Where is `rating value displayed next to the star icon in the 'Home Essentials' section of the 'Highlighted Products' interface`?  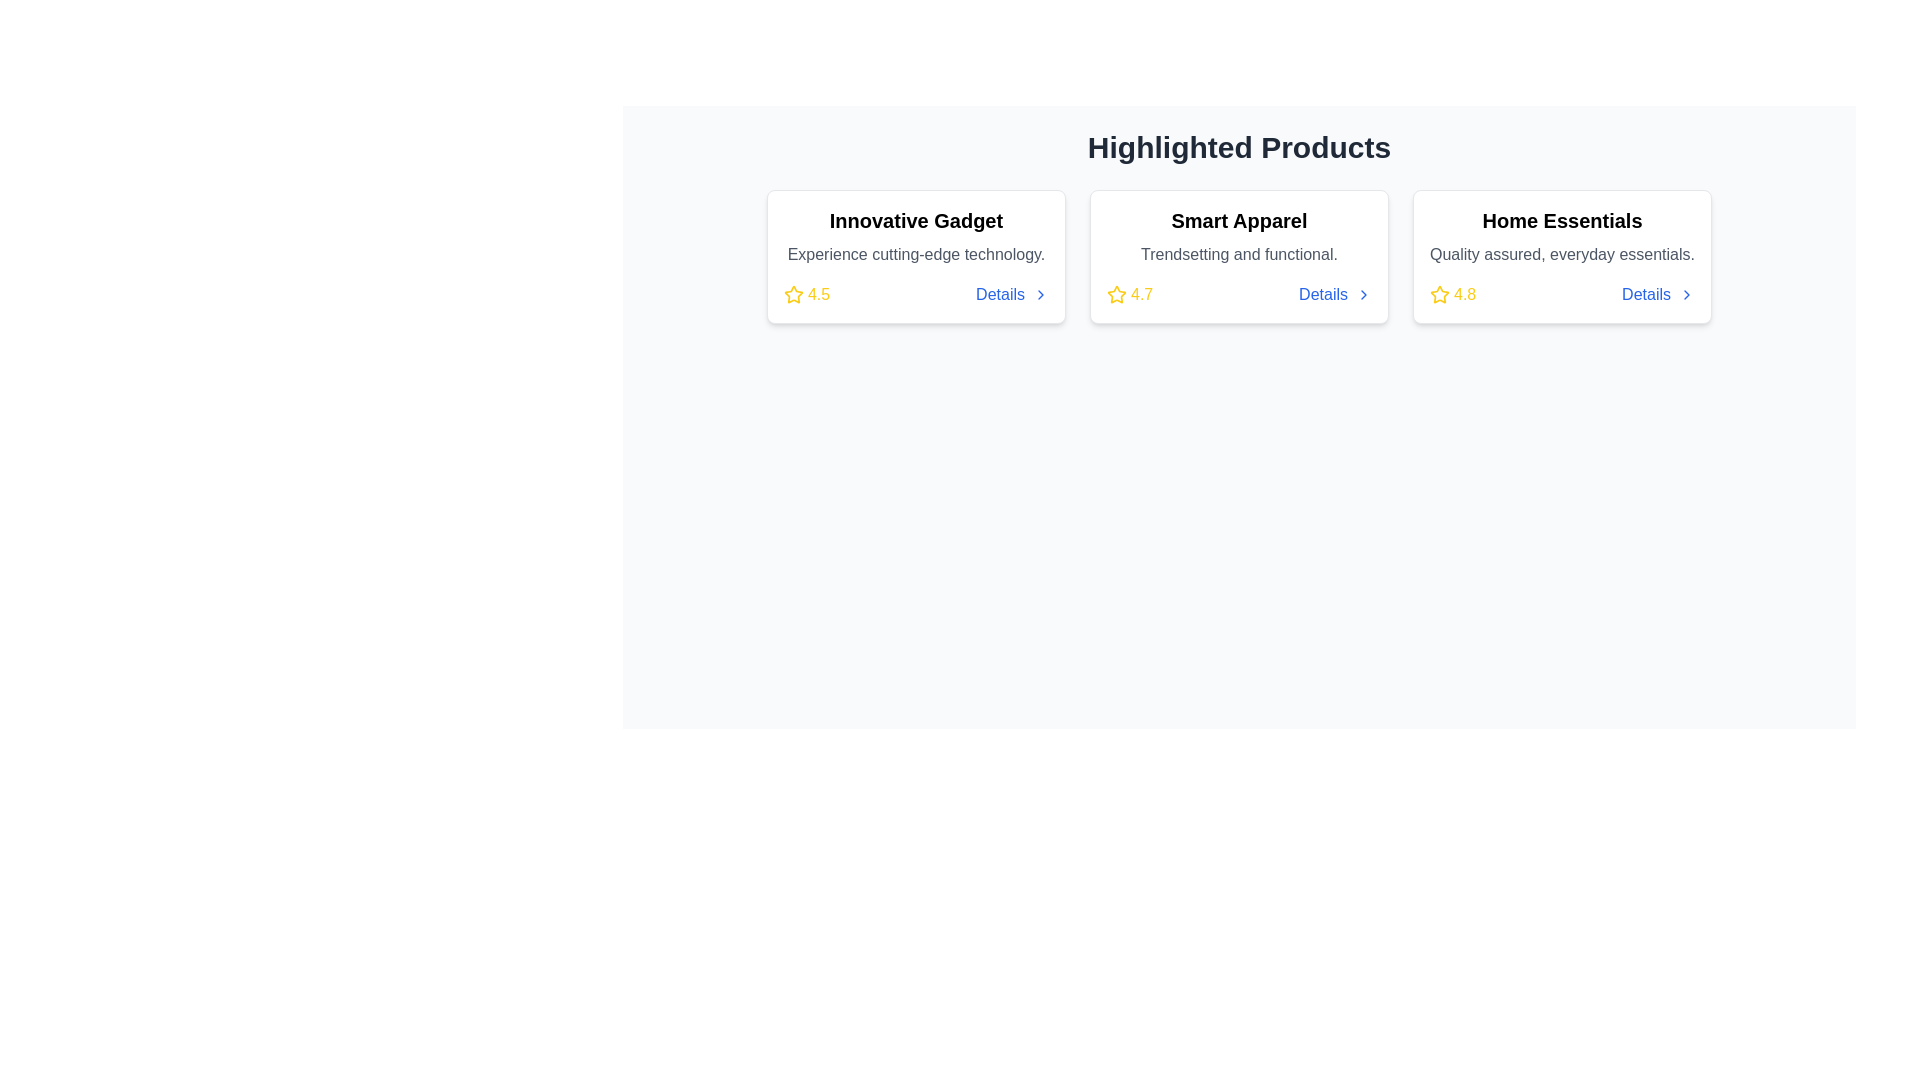 rating value displayed next to the star icon in the 'Home Essentials' section of the 'Highlighted Products' interface is located at coordinates (1465, 294).